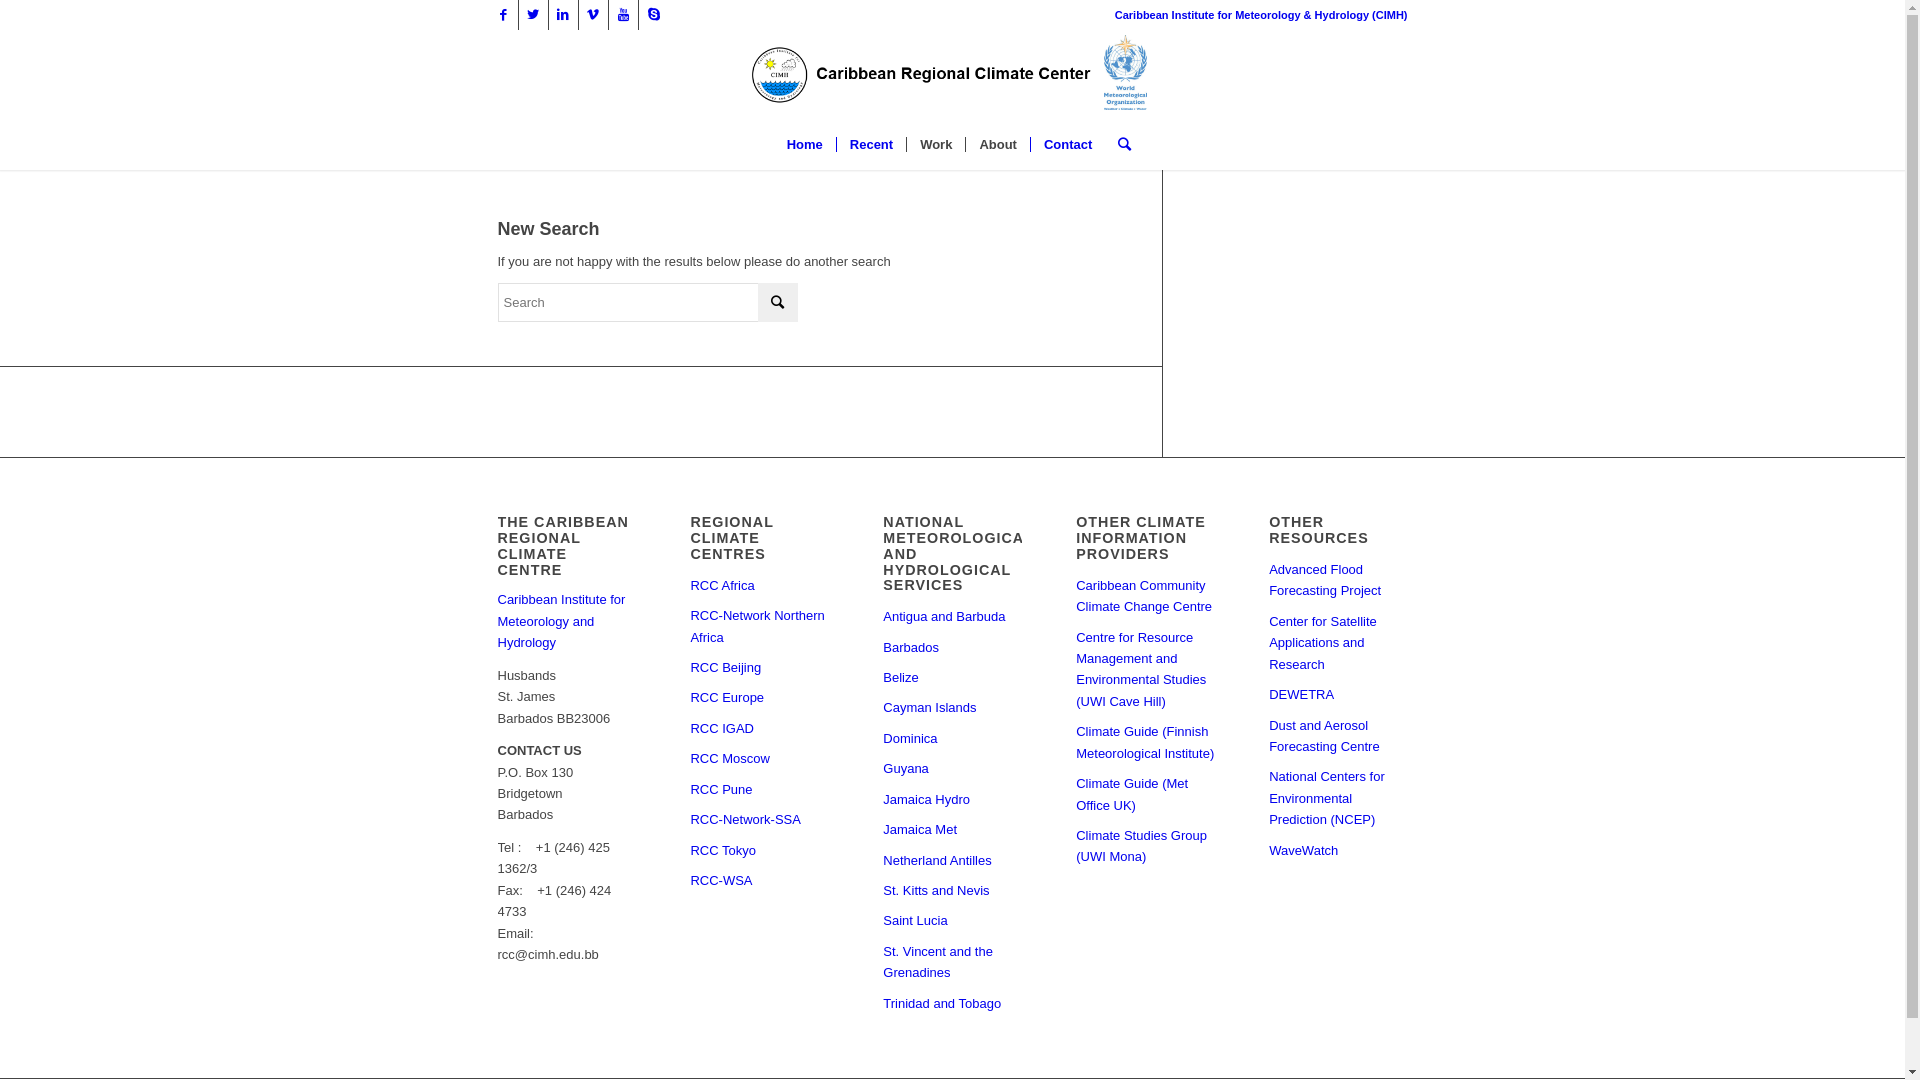  I want to click on 'Vimeo', so click(591, 15).